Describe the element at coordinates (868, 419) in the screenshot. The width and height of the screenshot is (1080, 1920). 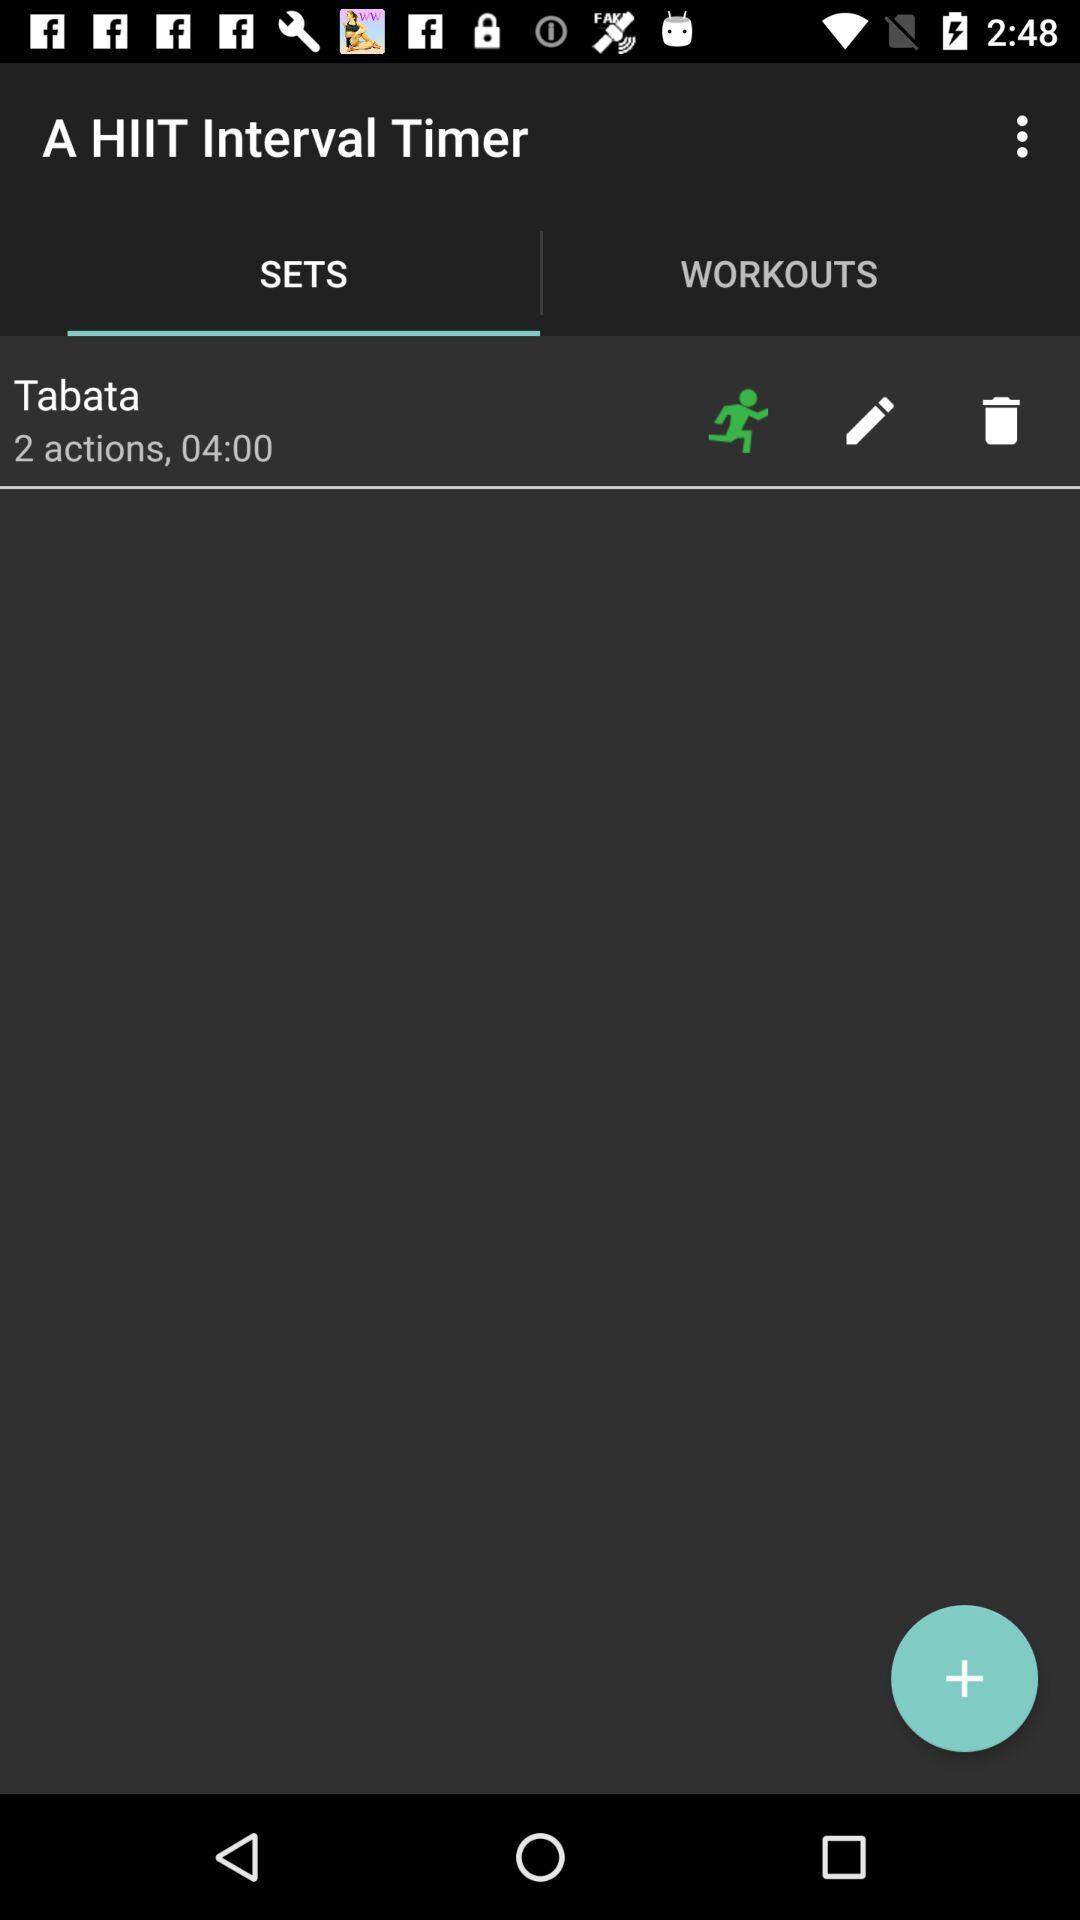
I see `edit` at that location.